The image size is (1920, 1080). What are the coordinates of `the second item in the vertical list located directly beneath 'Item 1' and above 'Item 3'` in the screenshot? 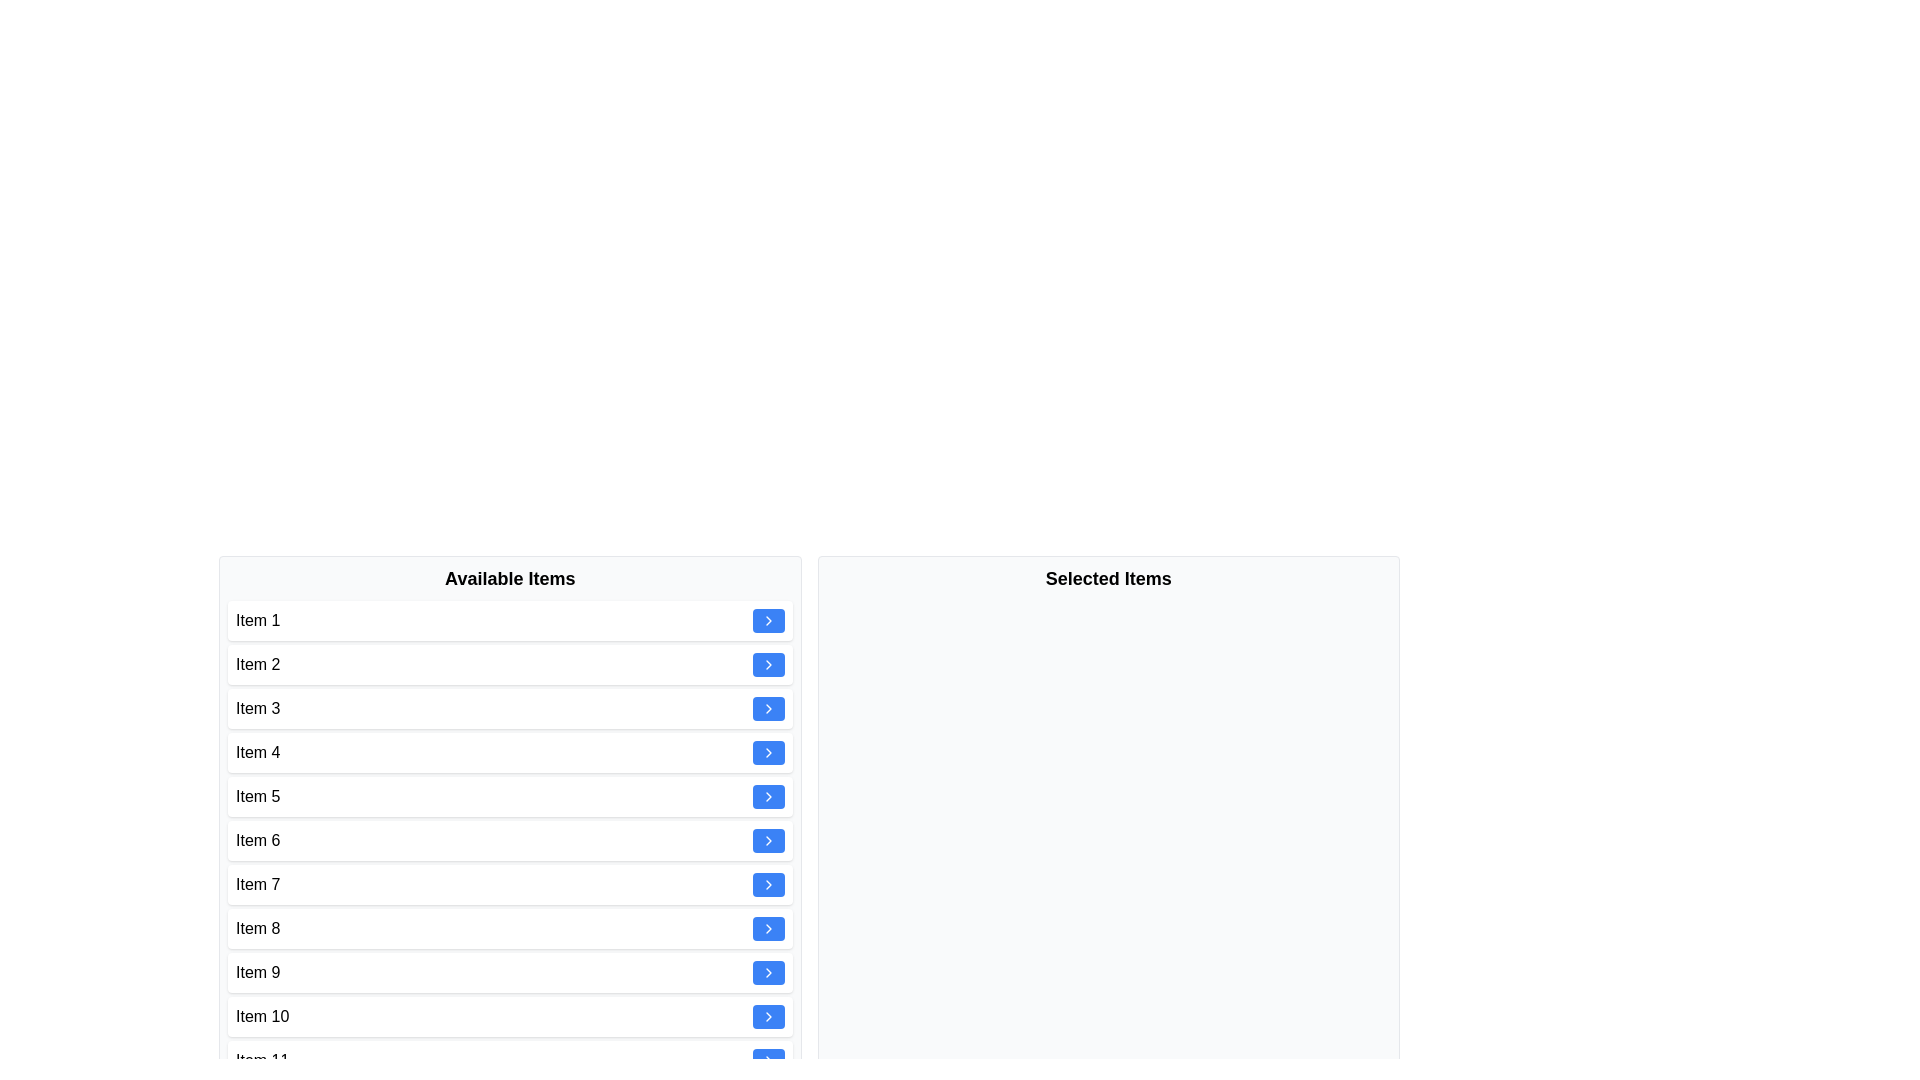 It's located at (510, 664).